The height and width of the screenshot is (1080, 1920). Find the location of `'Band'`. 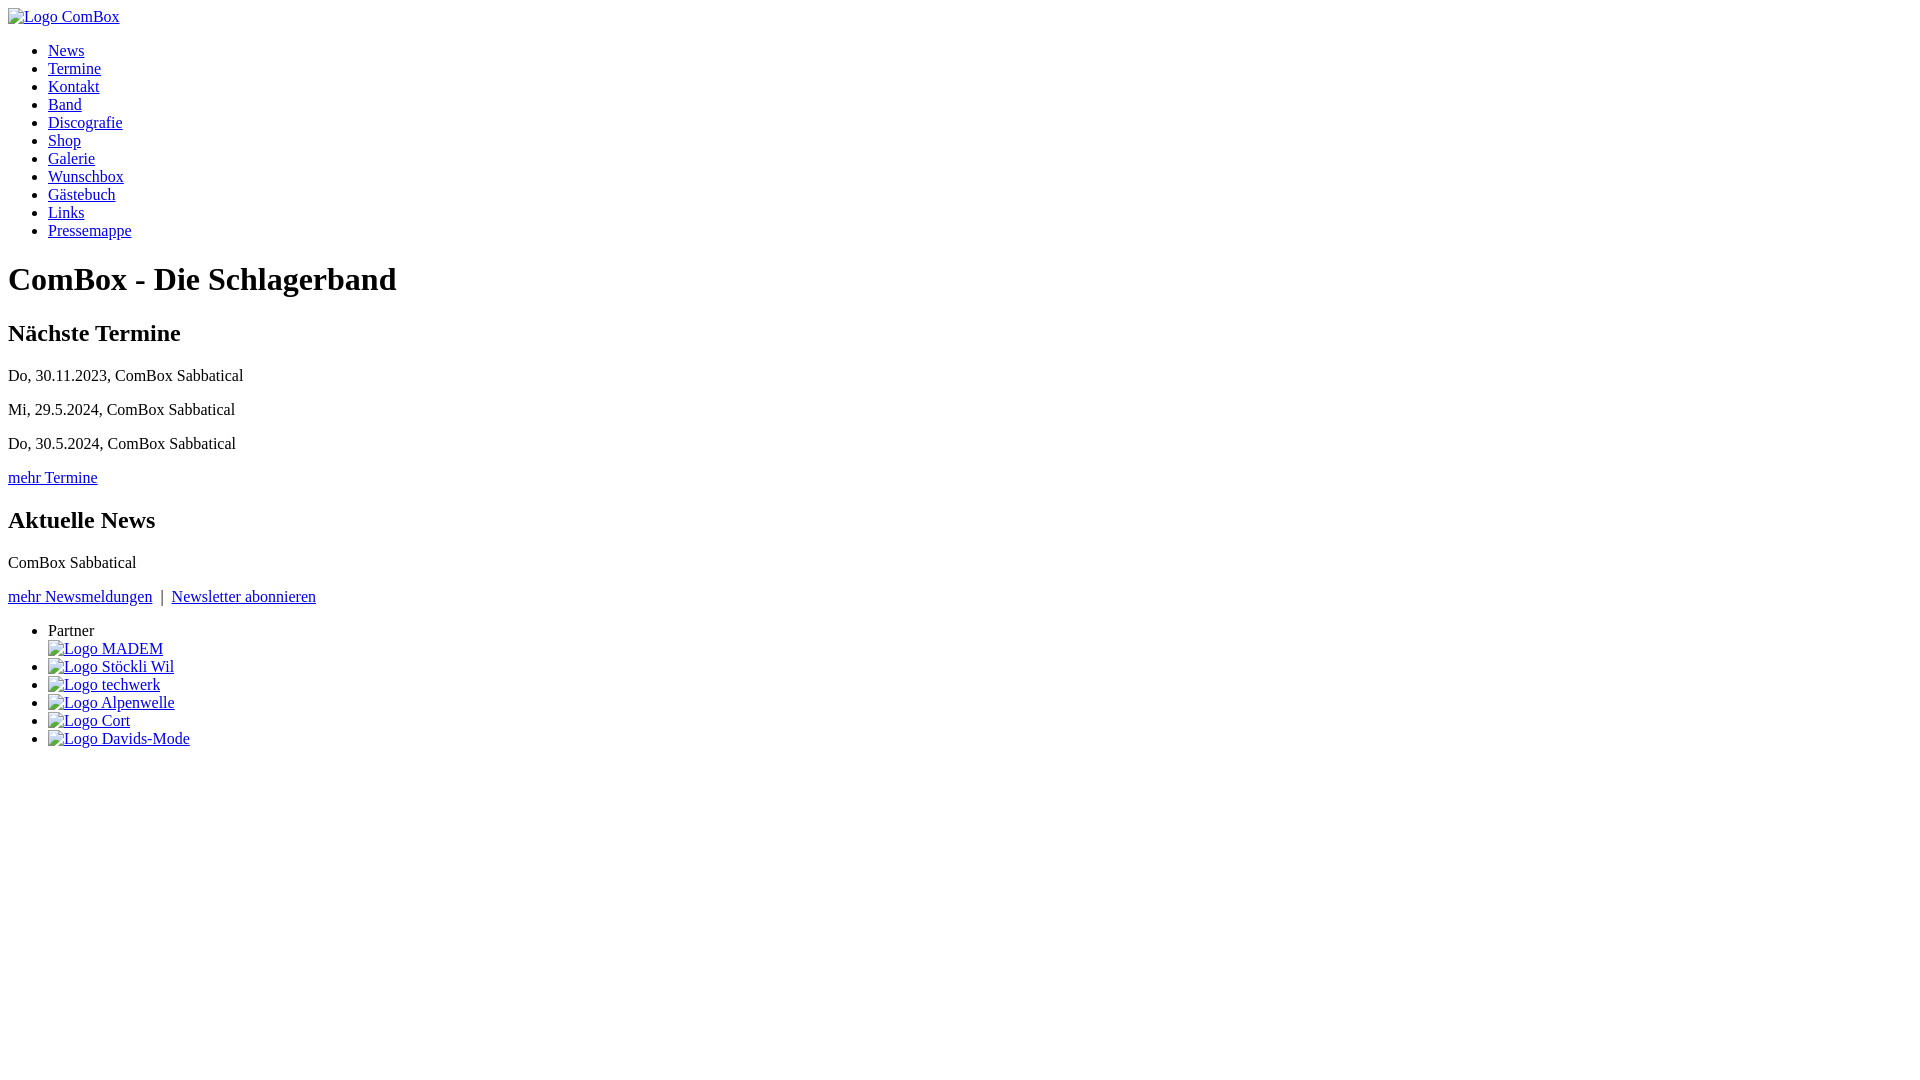

'Band' is located at coordinates (65, 104).